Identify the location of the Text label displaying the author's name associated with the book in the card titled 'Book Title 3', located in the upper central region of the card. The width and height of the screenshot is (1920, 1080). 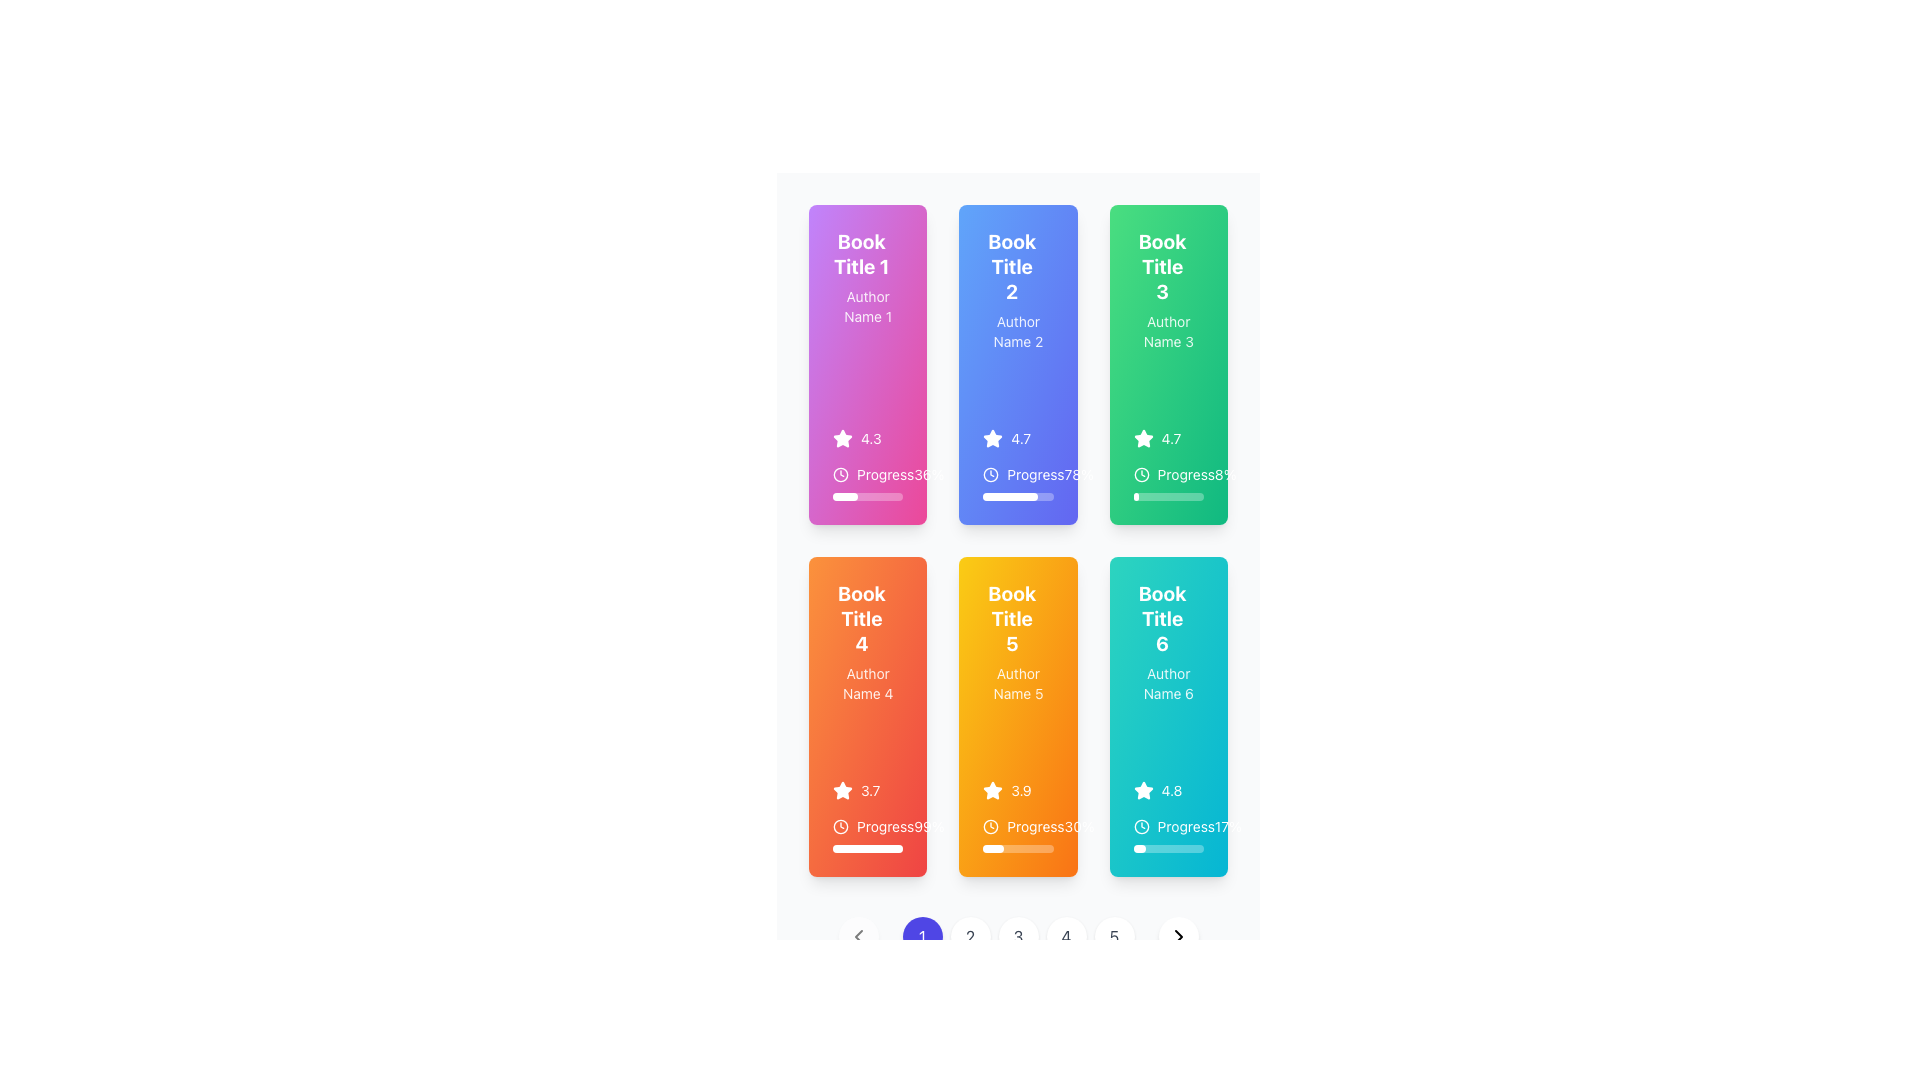
(1168, 330).